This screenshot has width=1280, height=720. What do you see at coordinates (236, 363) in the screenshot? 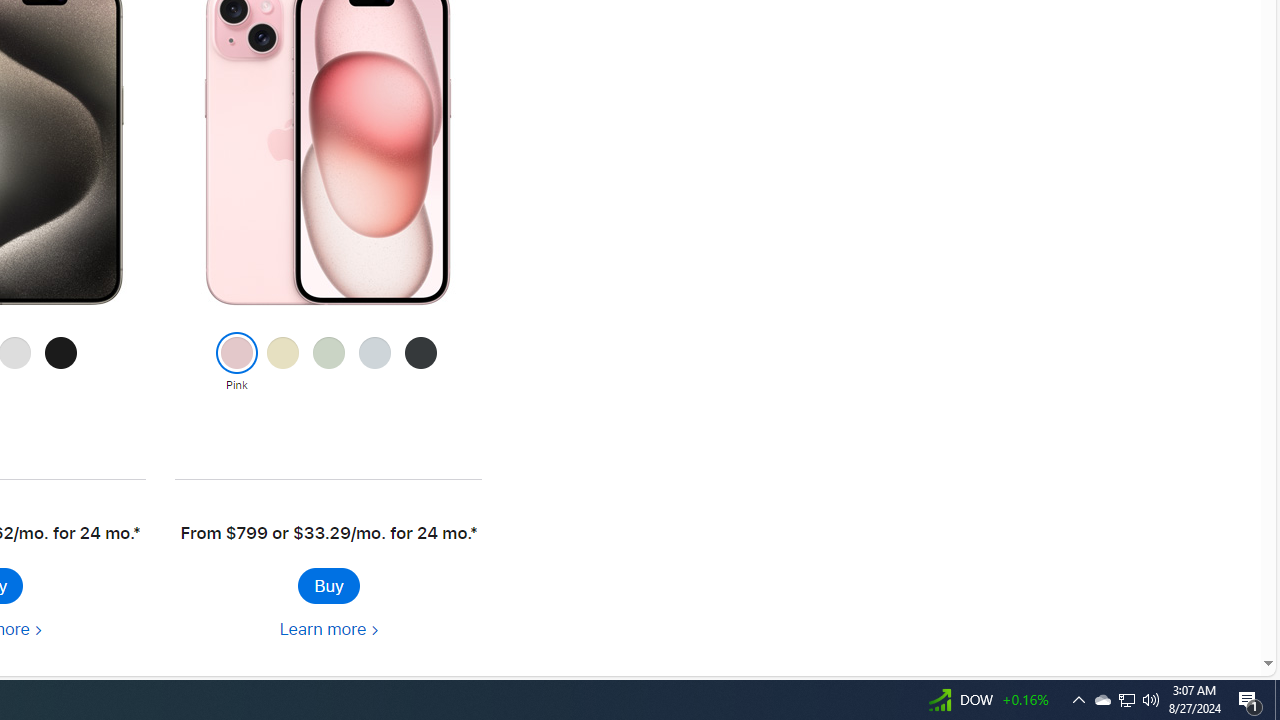
I see `'Pink'` at bounding box center [236, 363].